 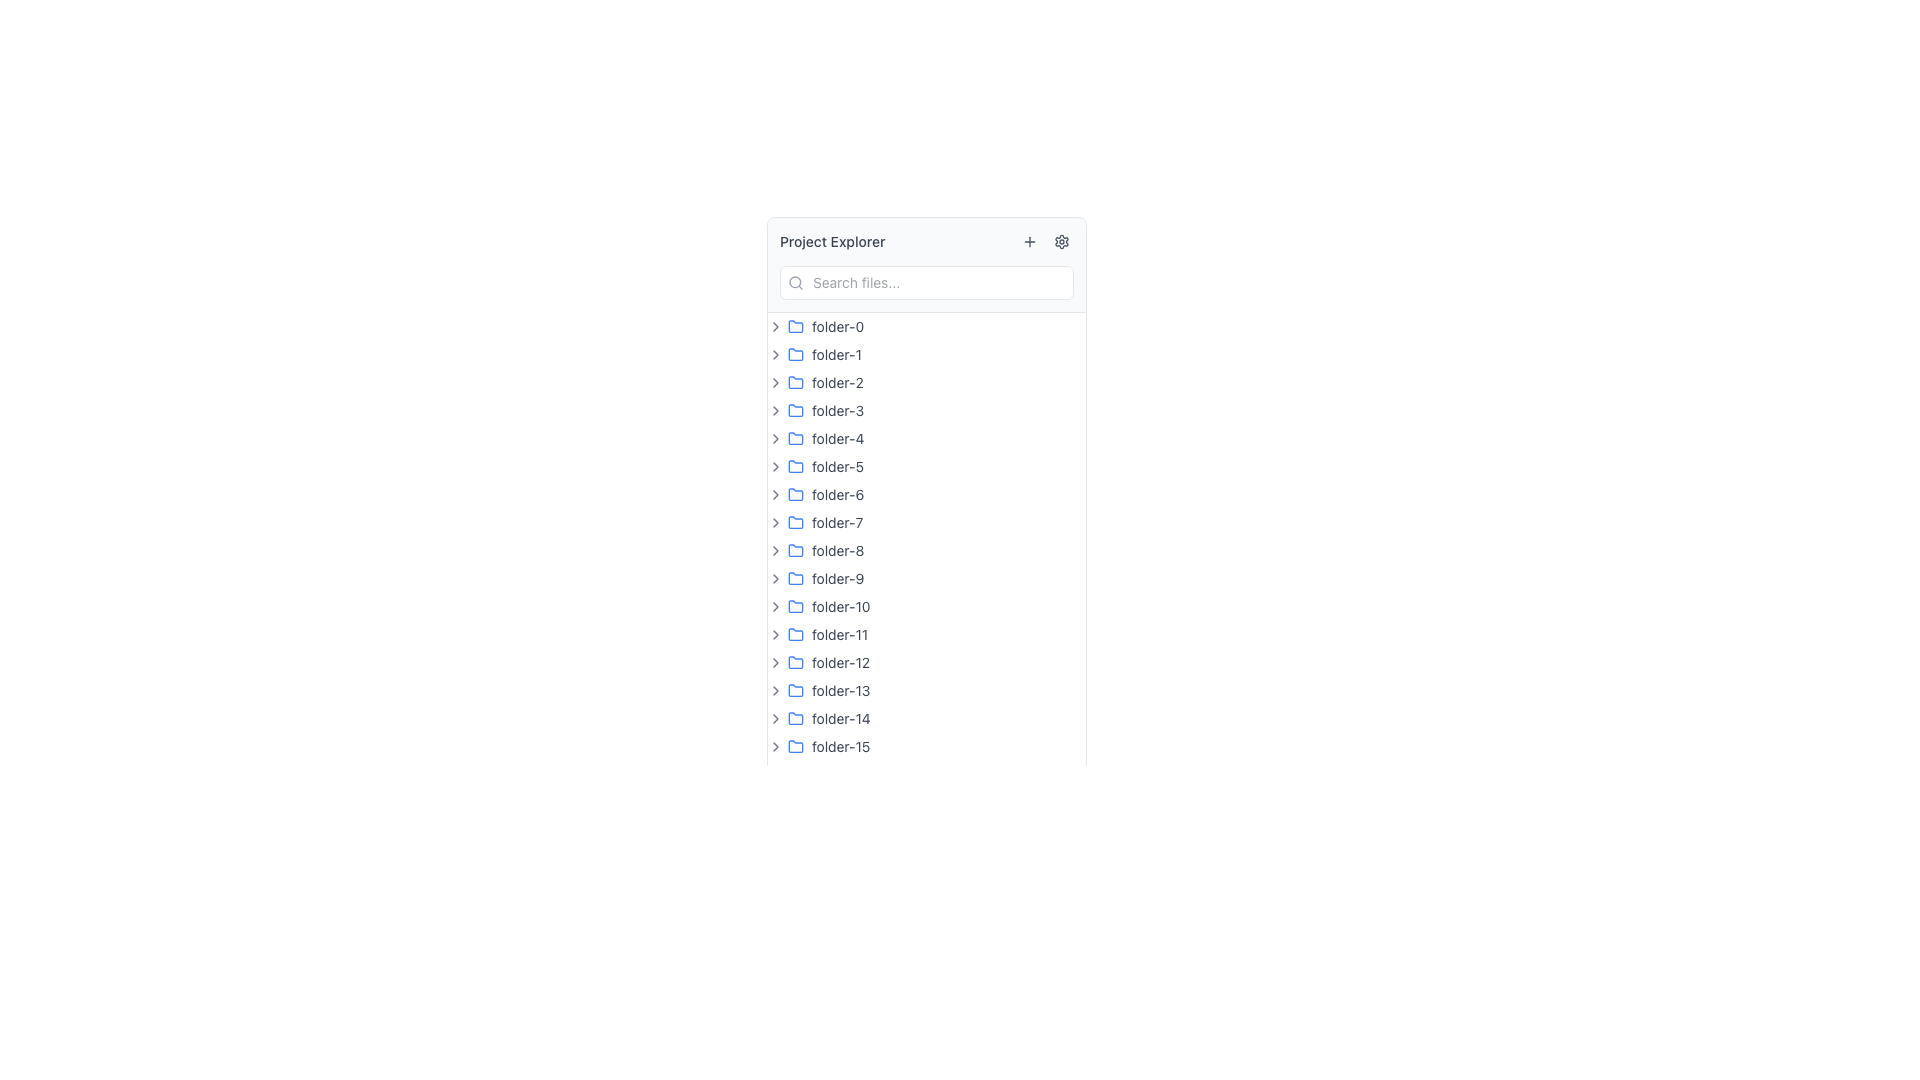 What do you see at coordinates (775, 578) in the screenshot?
I see `the right-pointing chevron icon located beside the text 'folder-9'` at bounding box center [775, 578].